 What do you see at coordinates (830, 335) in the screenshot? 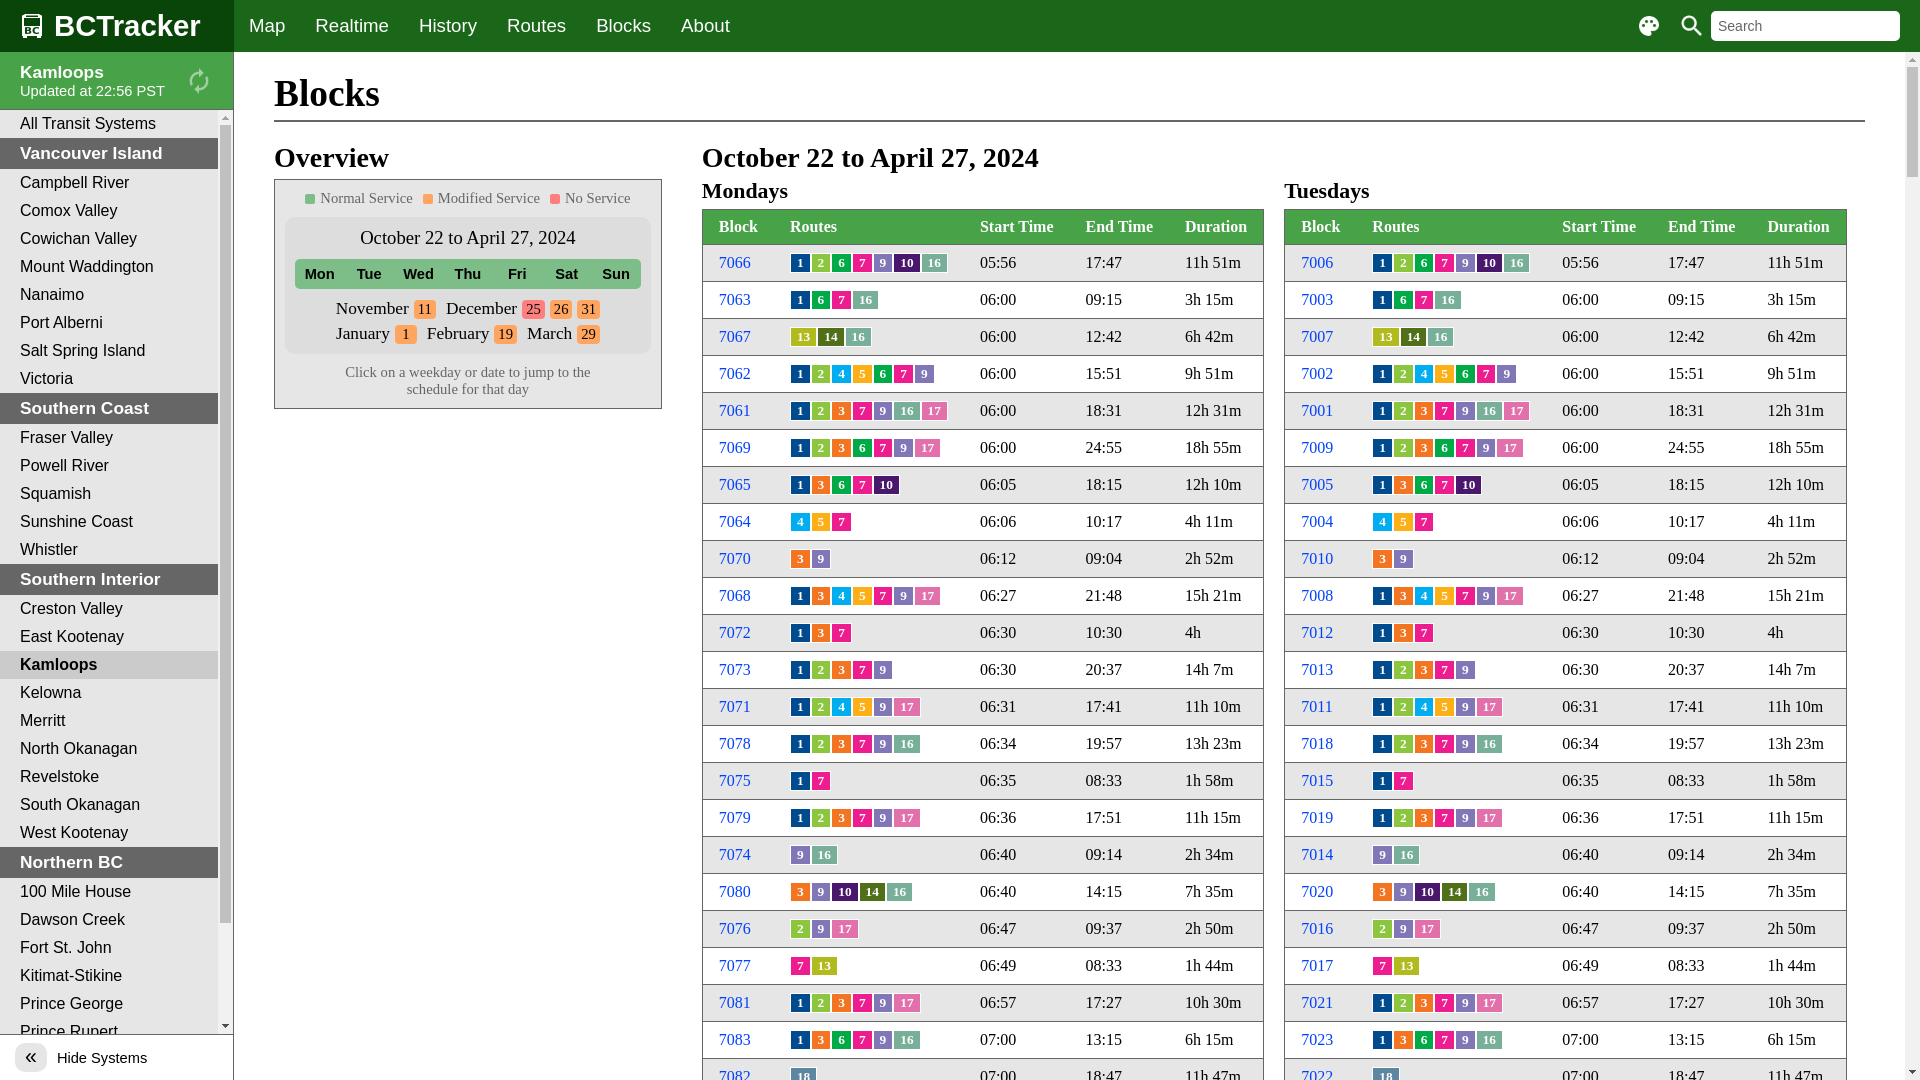
I see `'14'` at bounding box center [830, 335].